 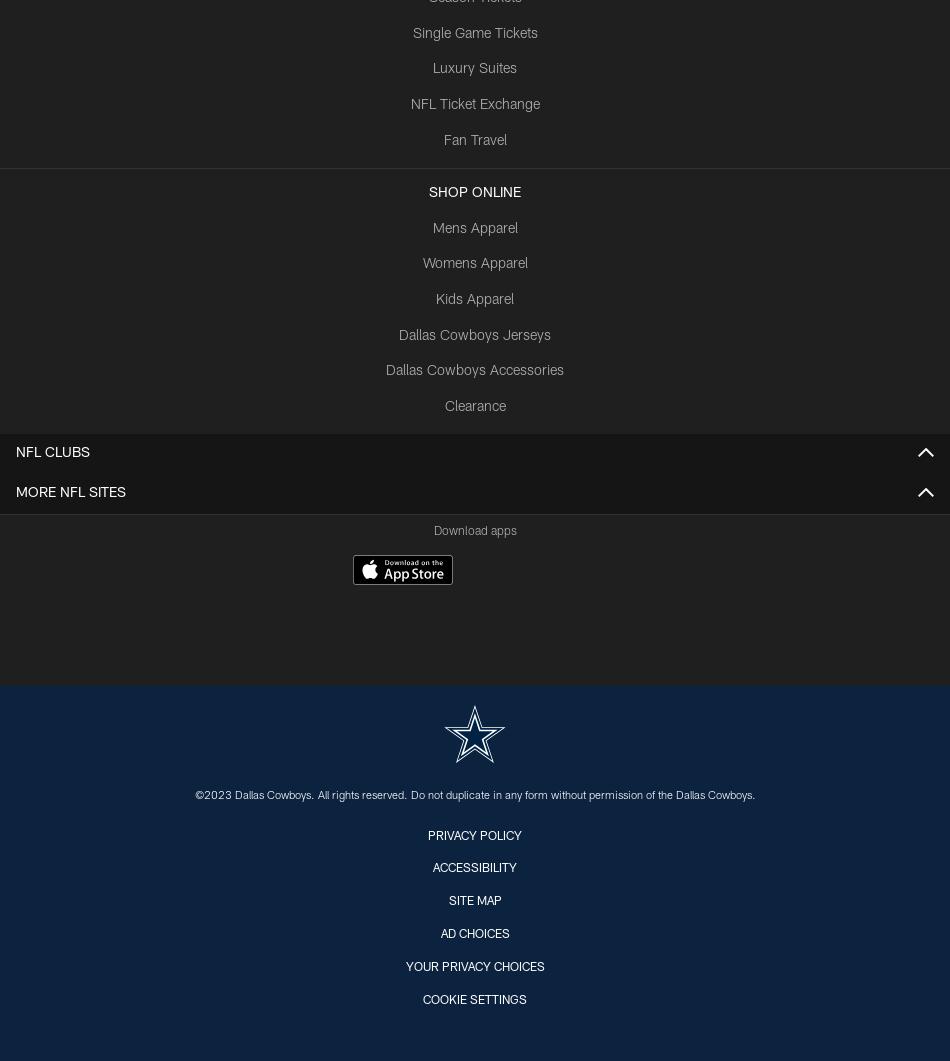 I want to click on 'Dallas Cowboys Jerseys', so click(x=475, y=335).